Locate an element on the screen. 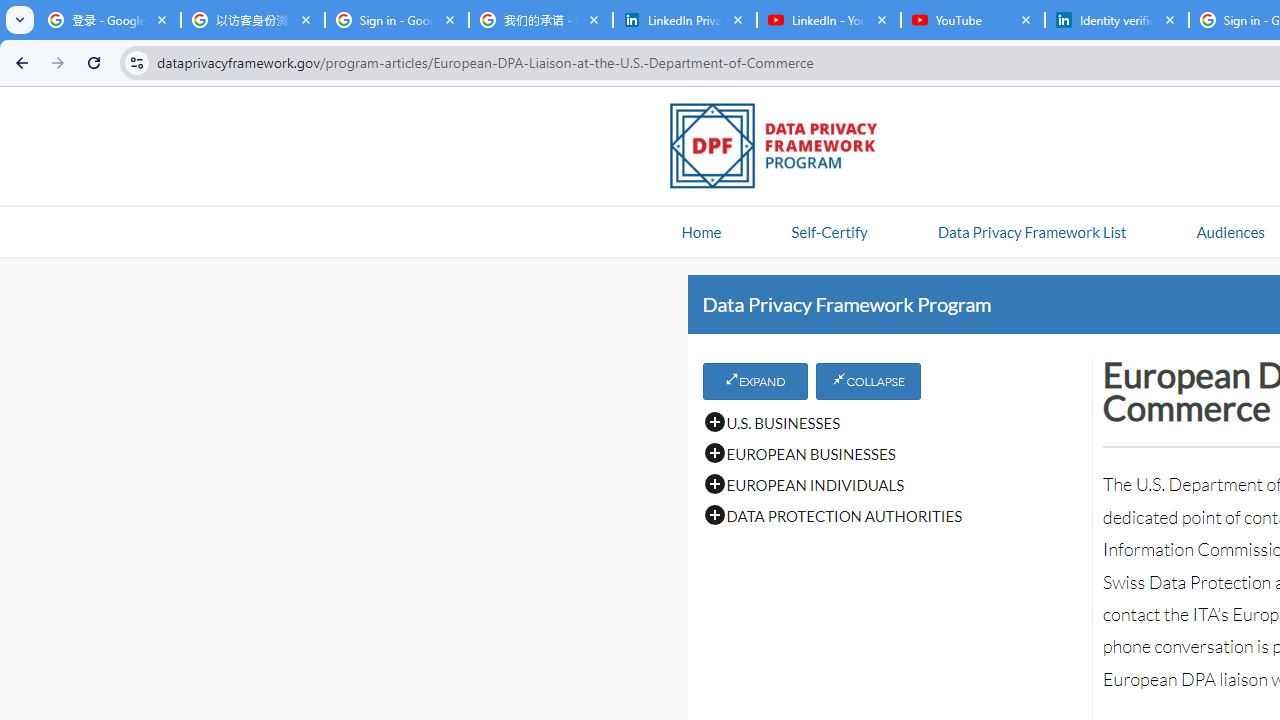  'Data Privacy Framework Logo - Link to Homepage' is located at coordinates (783, 148).